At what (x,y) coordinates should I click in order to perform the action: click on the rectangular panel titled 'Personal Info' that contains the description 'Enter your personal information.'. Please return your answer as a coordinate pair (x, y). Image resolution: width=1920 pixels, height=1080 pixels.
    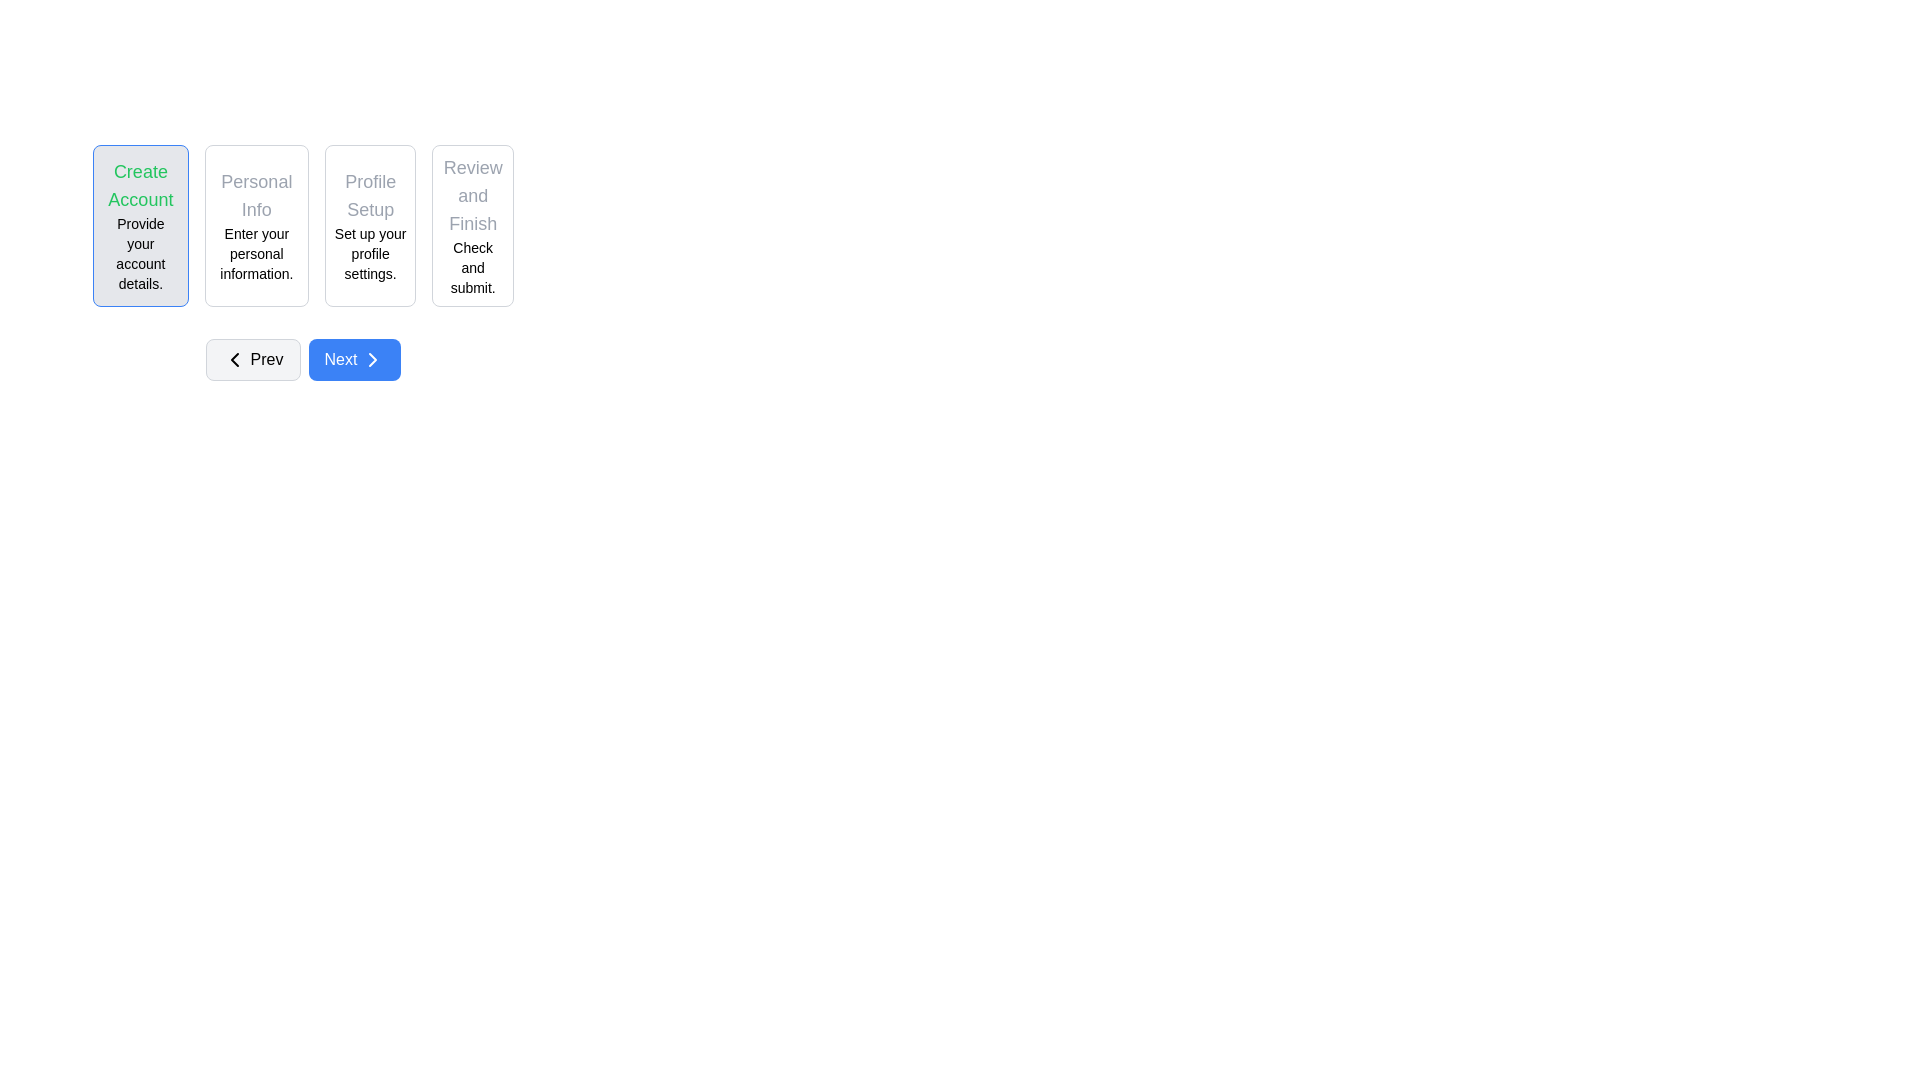
    Looking at the image, I should click on (302, 261).